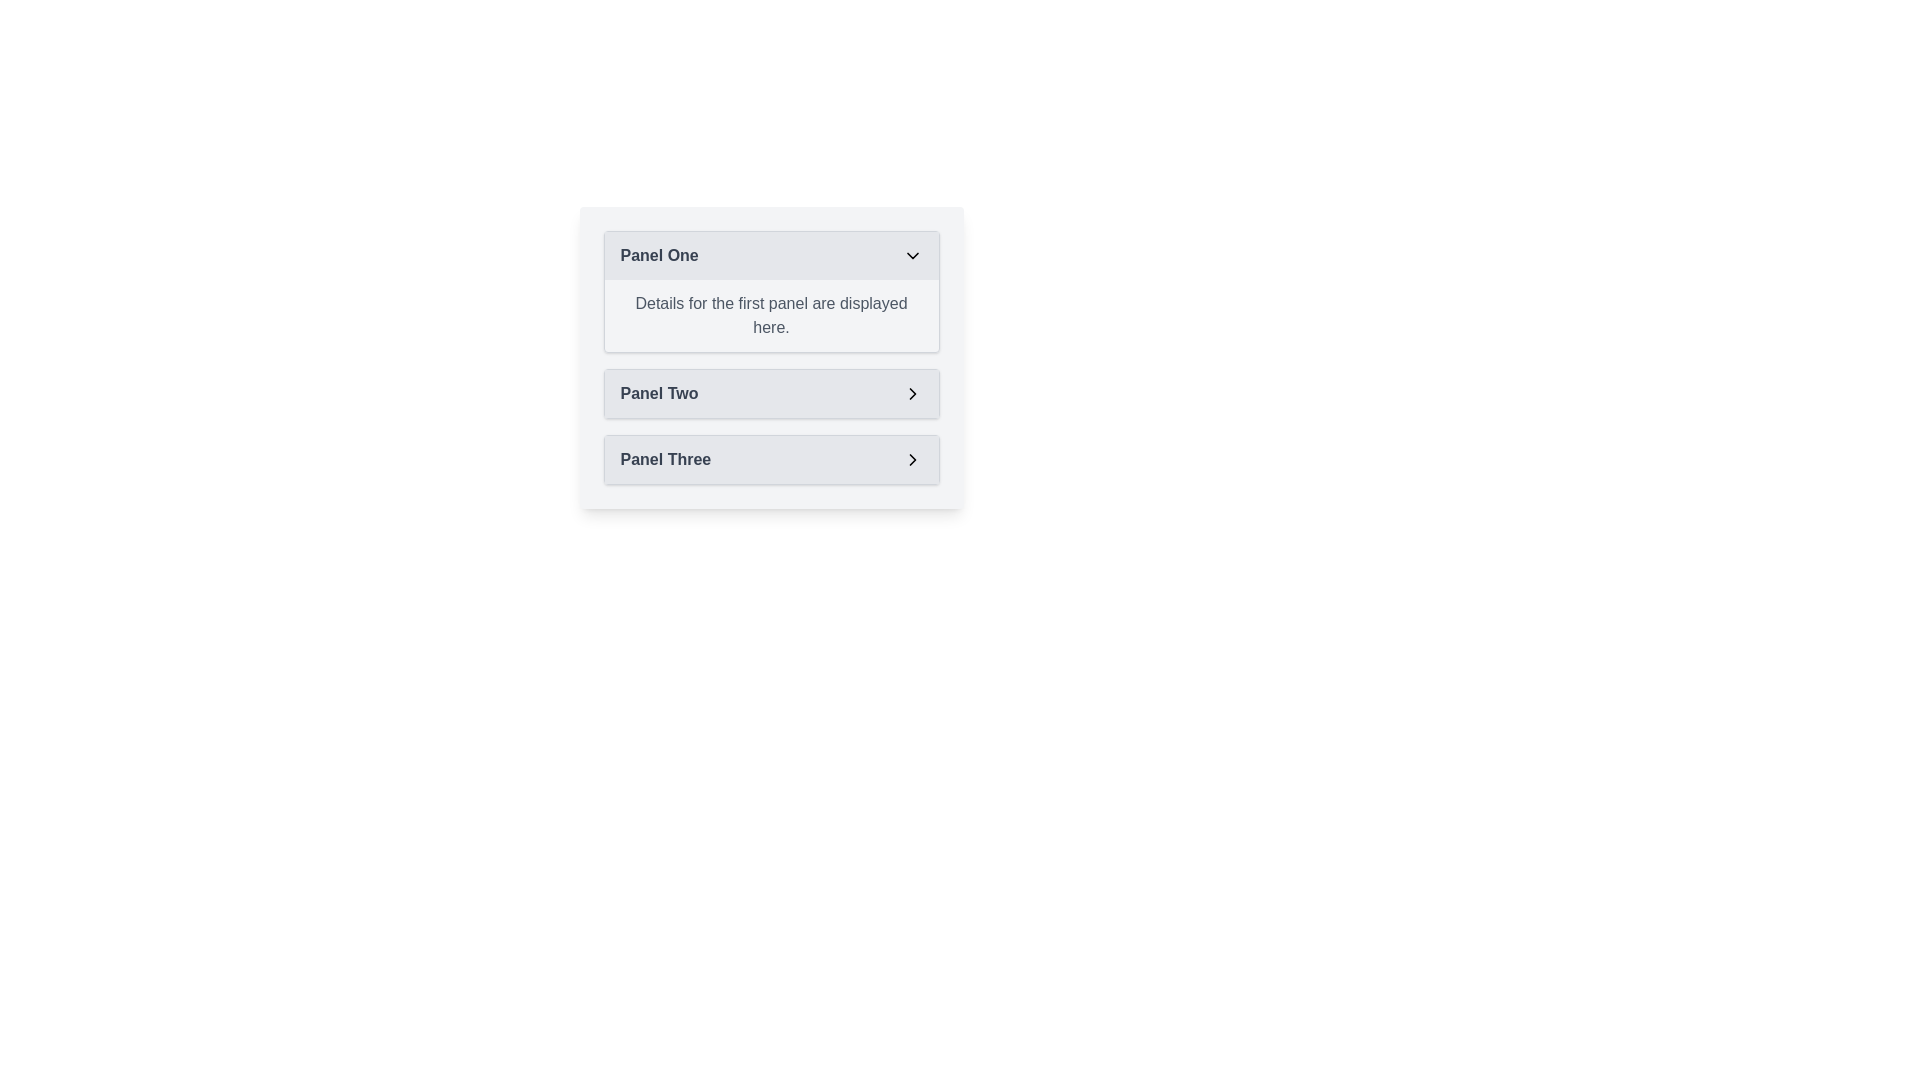 This screenshot has height=1080, width=1920. Describe the element at coordinates (659, 254) in the screenshot. I see `the text label reading 'Panel One', which is styled in bold dark gray and located in the topmost panel above 'Panel Two'` at that location.